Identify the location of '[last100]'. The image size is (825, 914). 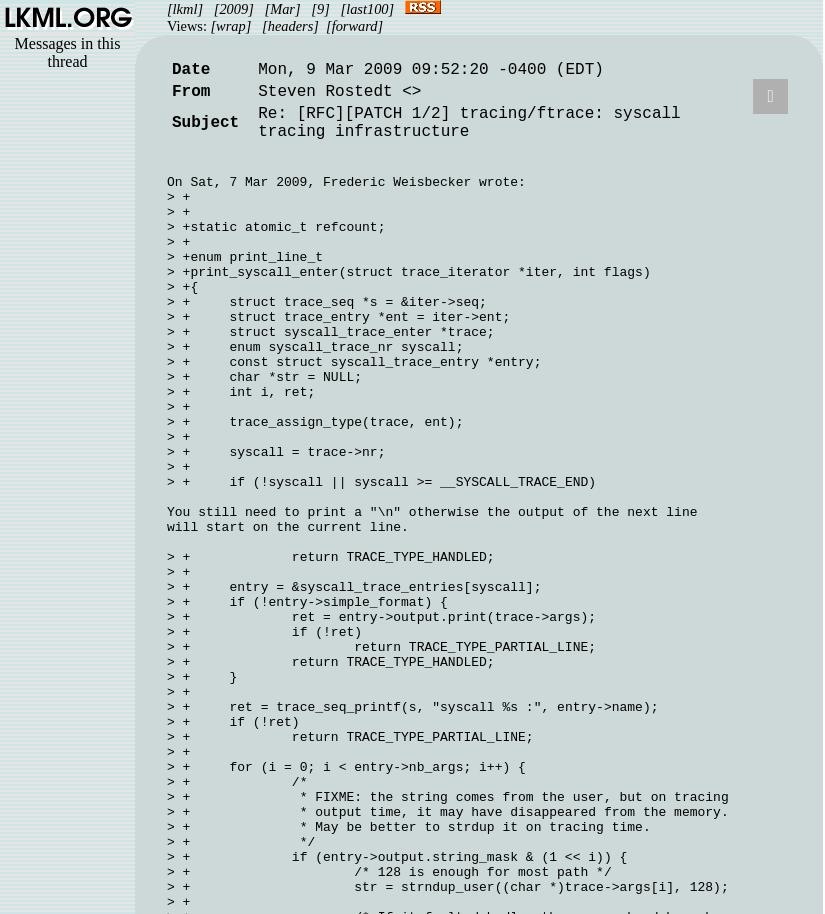
(366, 8).